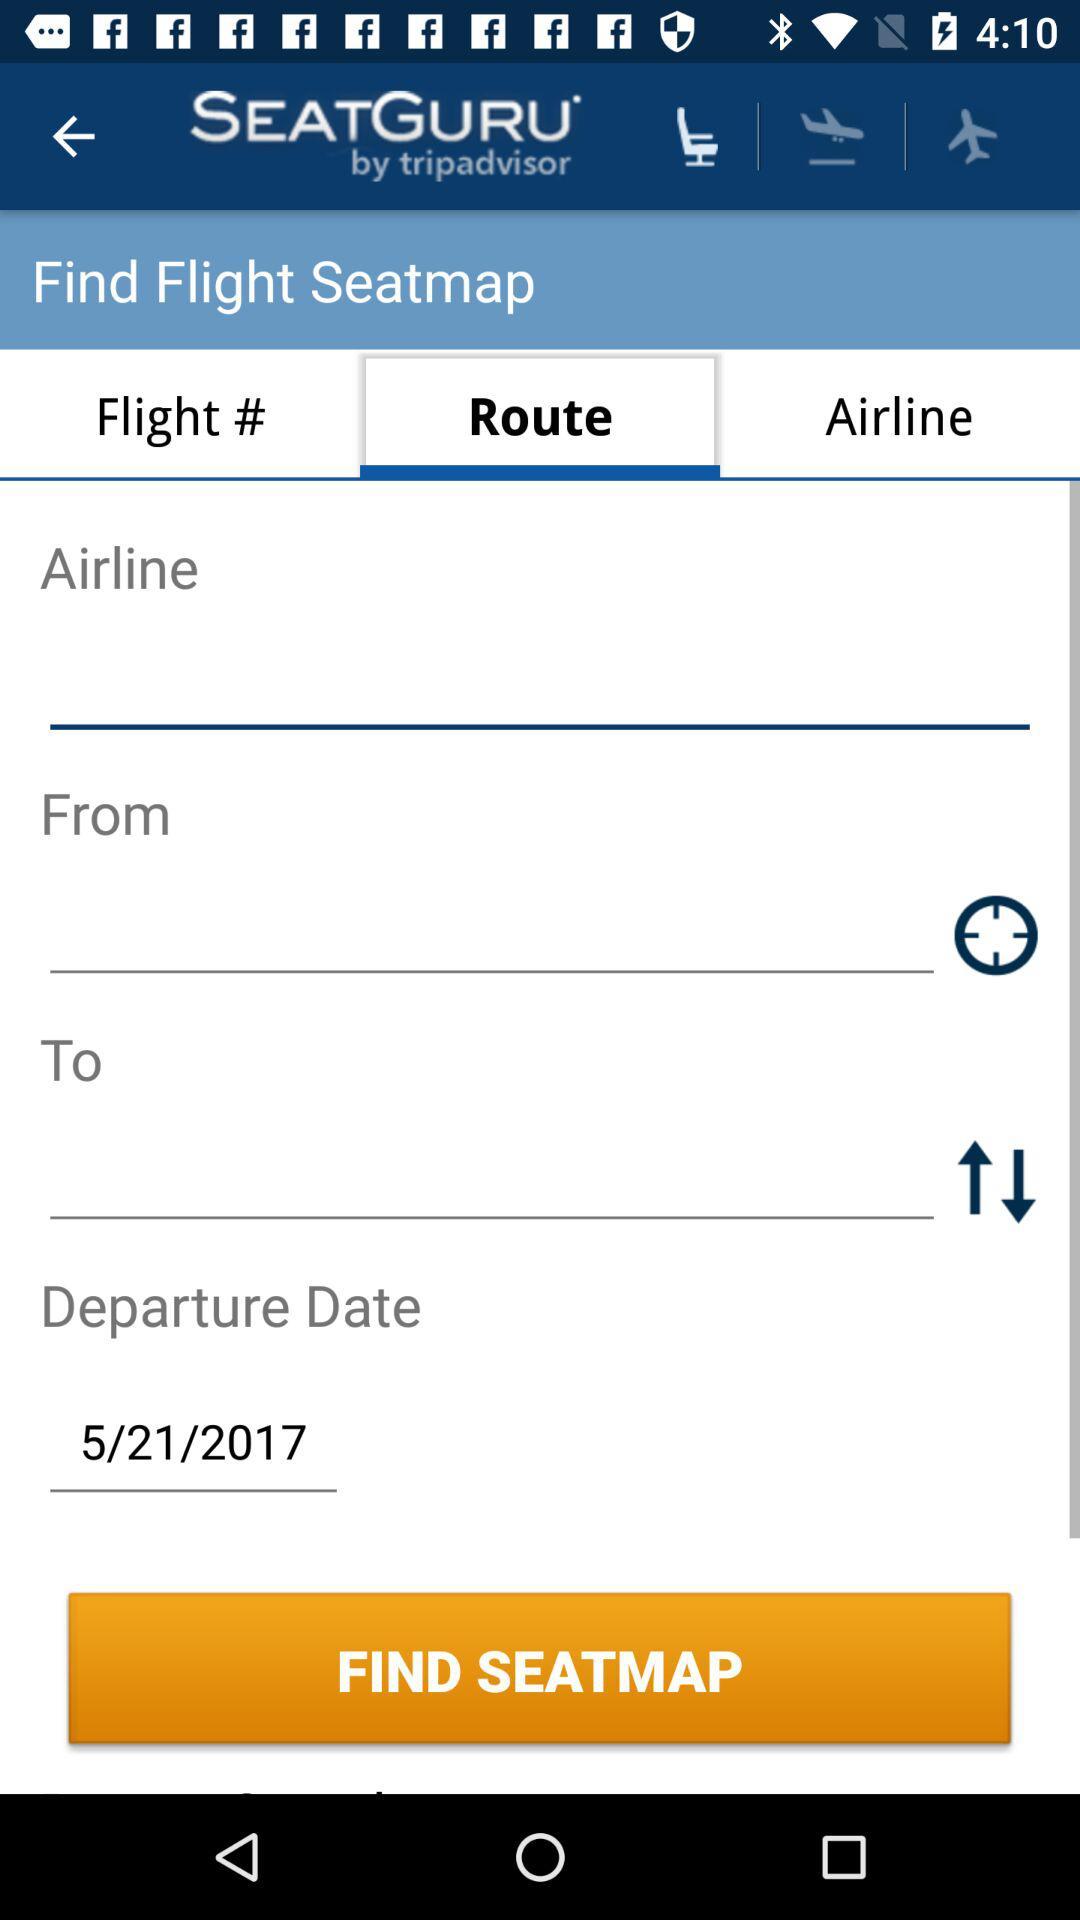 The width and height of the screenshot is (1080, 1920). I want to click on enters destination city, so click(492, 1181).